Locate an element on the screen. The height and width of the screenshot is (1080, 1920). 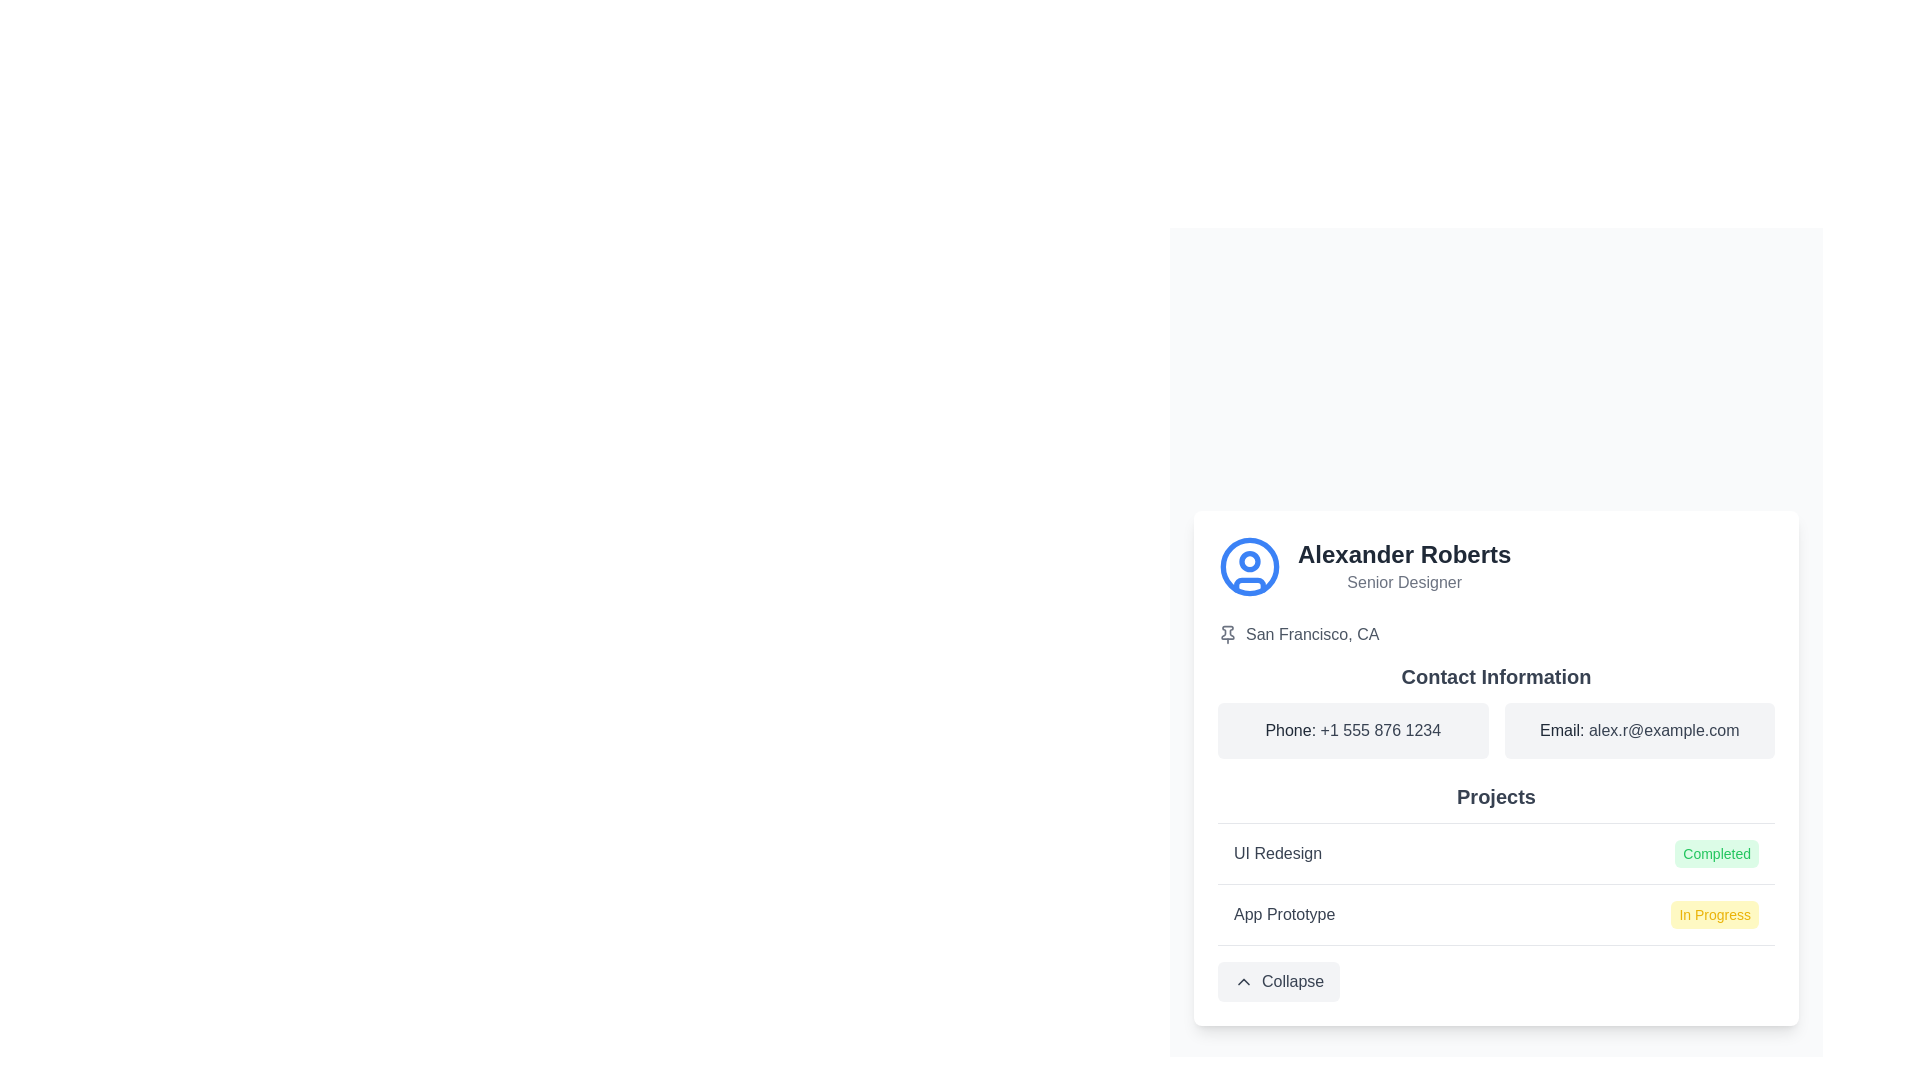
the header text displaying the individual's name, which is centered above the 'Senior Designer' text and aligned with the avatar image is located at coordinates (1403, 554).